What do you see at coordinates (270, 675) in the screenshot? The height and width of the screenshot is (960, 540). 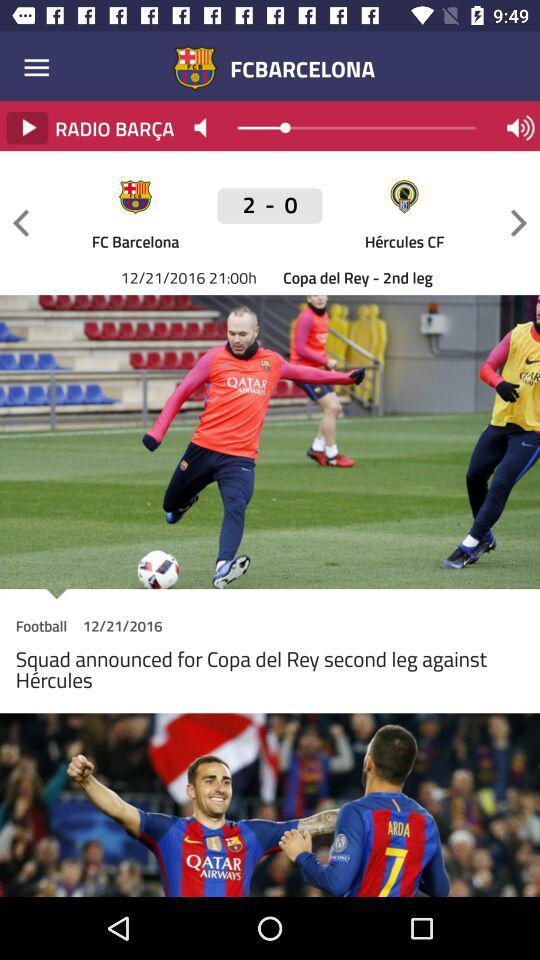 I see `the squad announced for` at bounding box center [270, 675].